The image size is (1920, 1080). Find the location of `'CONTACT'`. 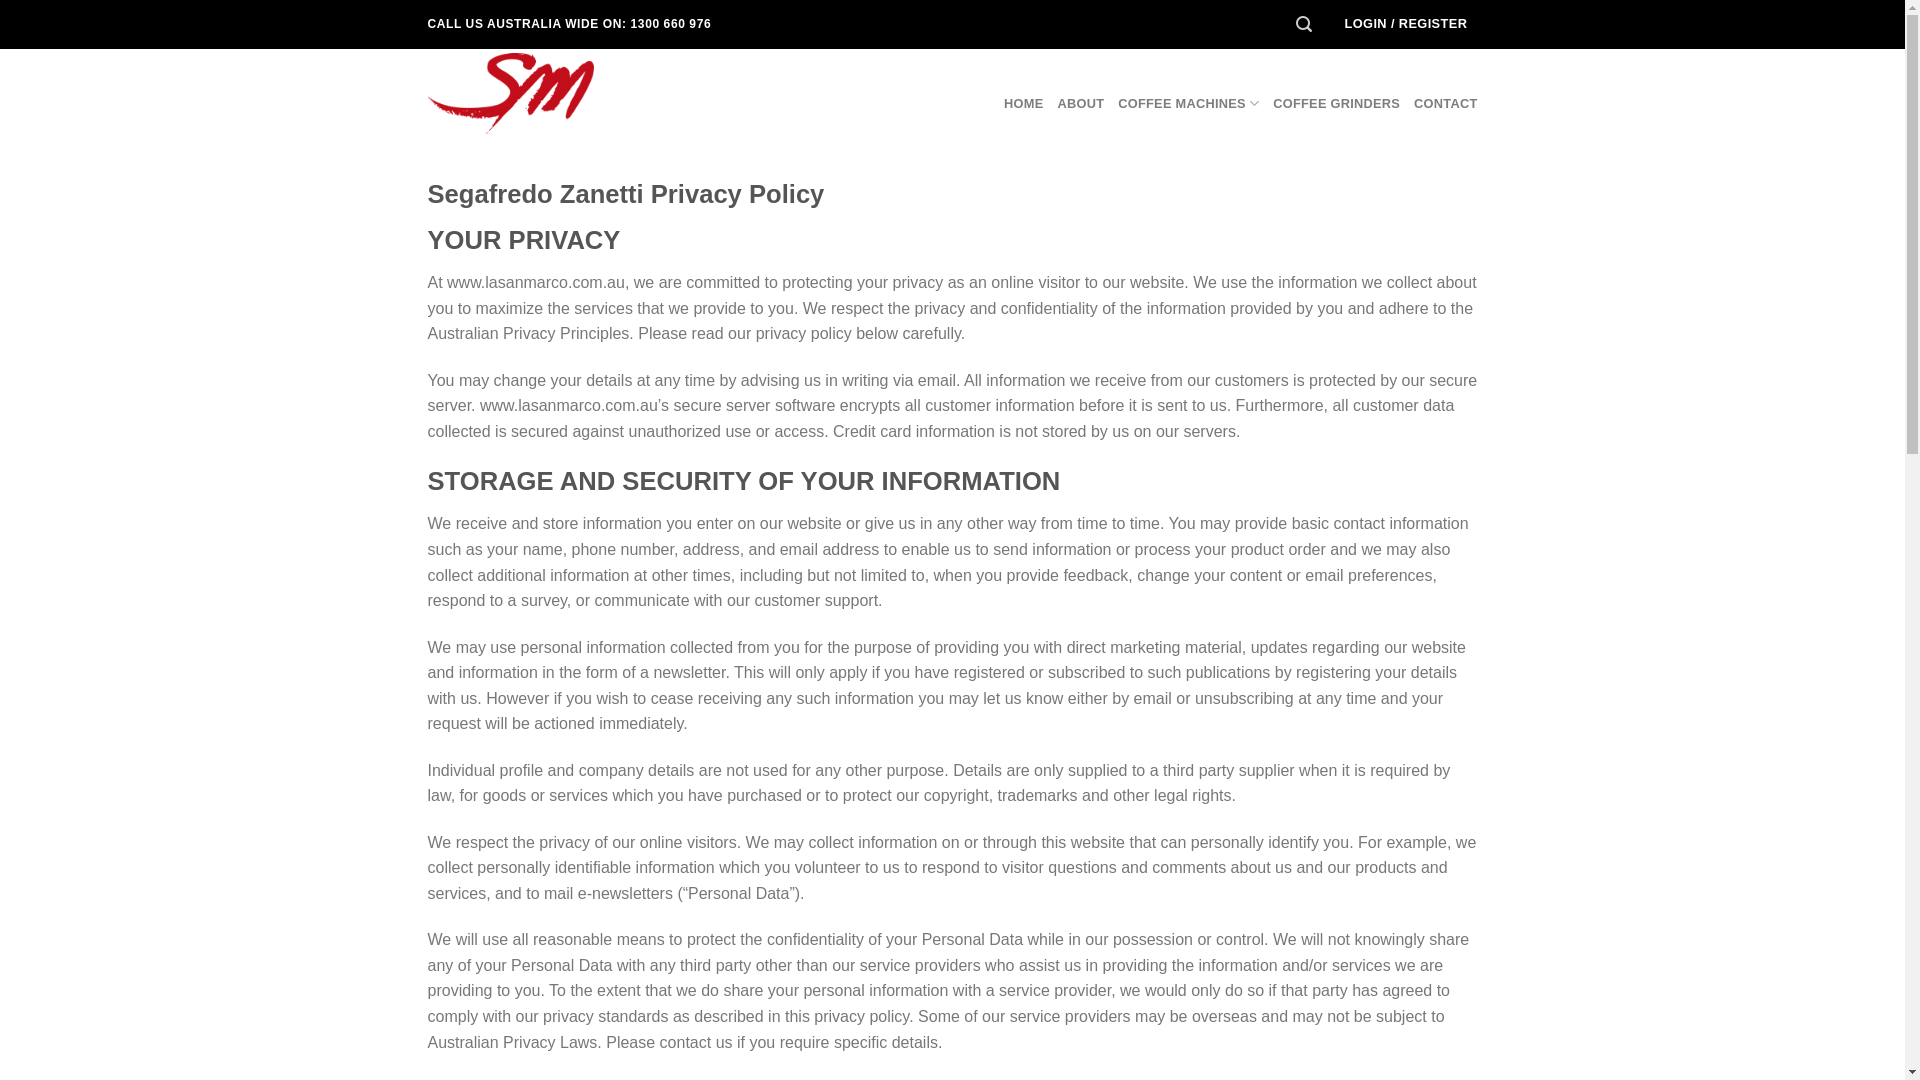

'CONTACT' is located at coordinates (1413, 104).